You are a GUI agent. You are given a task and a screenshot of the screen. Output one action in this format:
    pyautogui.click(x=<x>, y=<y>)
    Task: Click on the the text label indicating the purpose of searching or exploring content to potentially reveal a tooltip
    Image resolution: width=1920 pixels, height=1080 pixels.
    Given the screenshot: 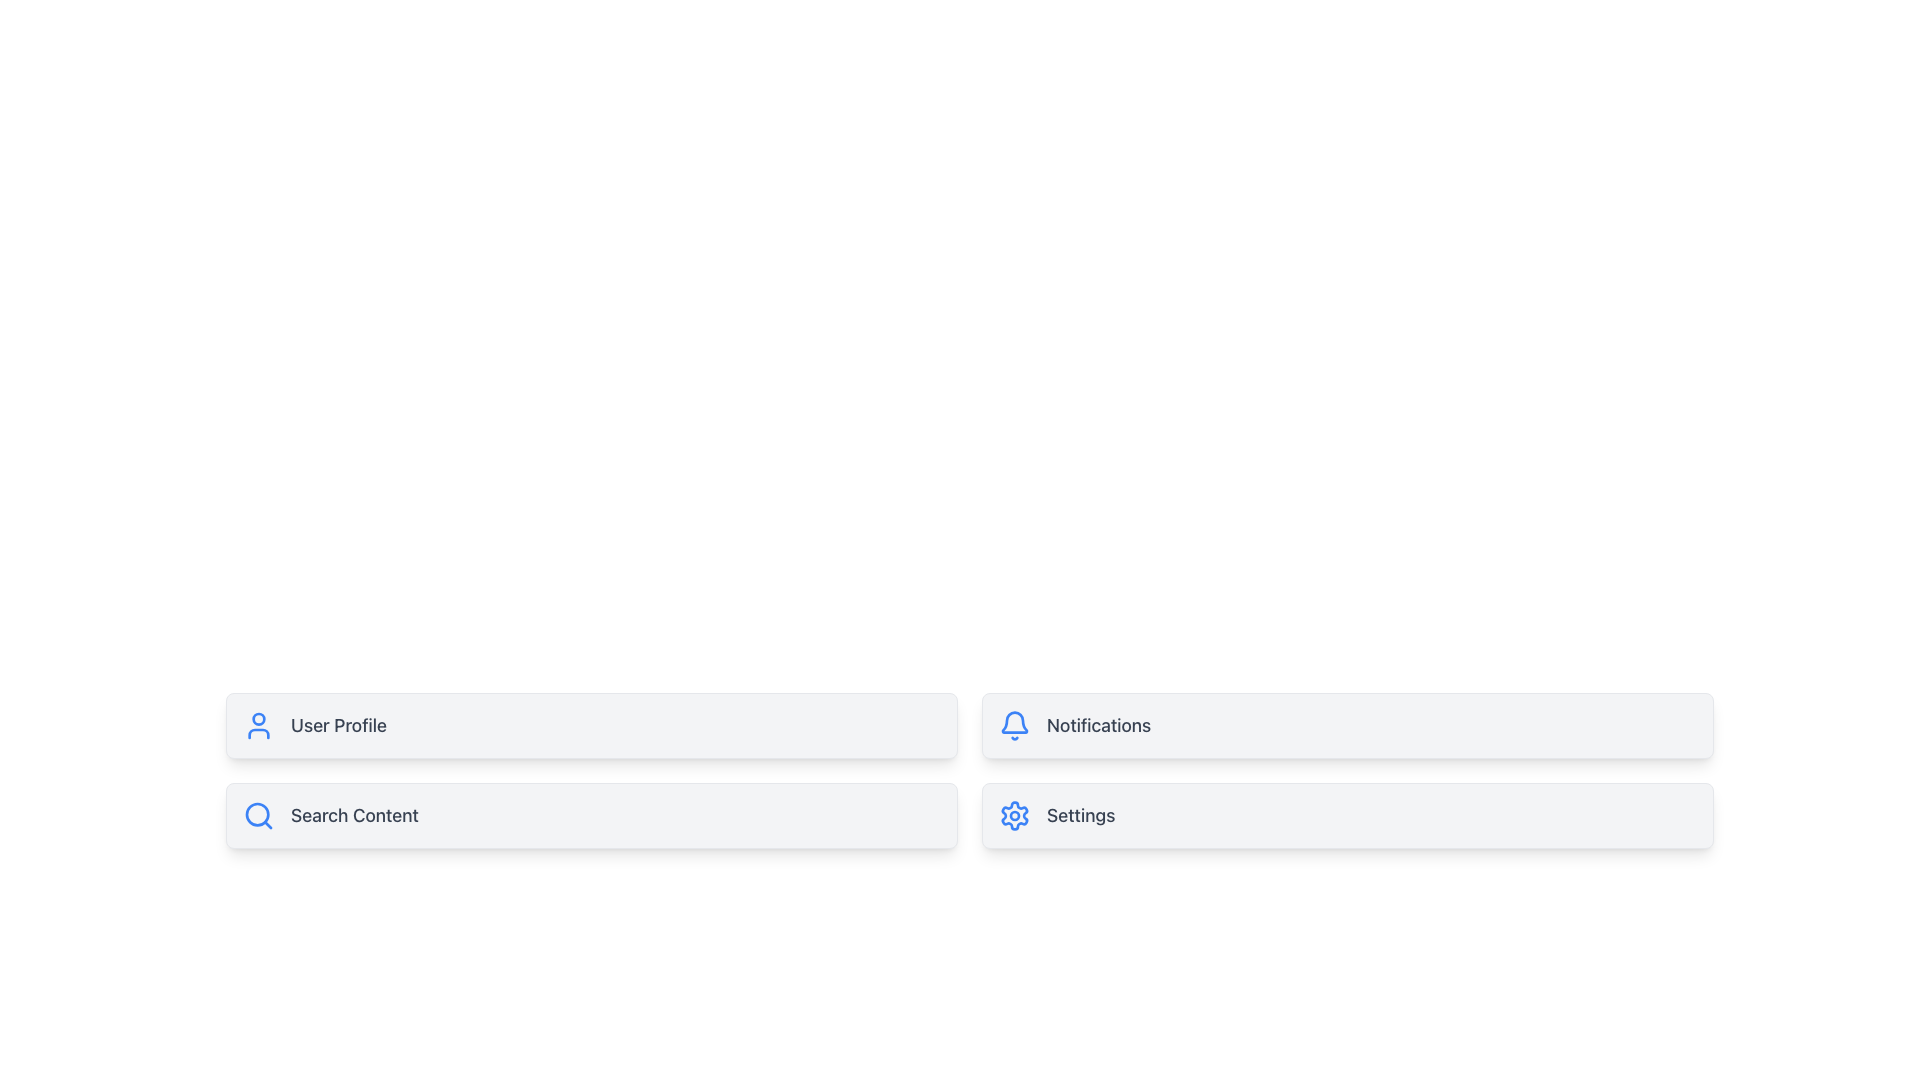 What is the action you would take?
    pyautogui.click(x=355, y=816)
    